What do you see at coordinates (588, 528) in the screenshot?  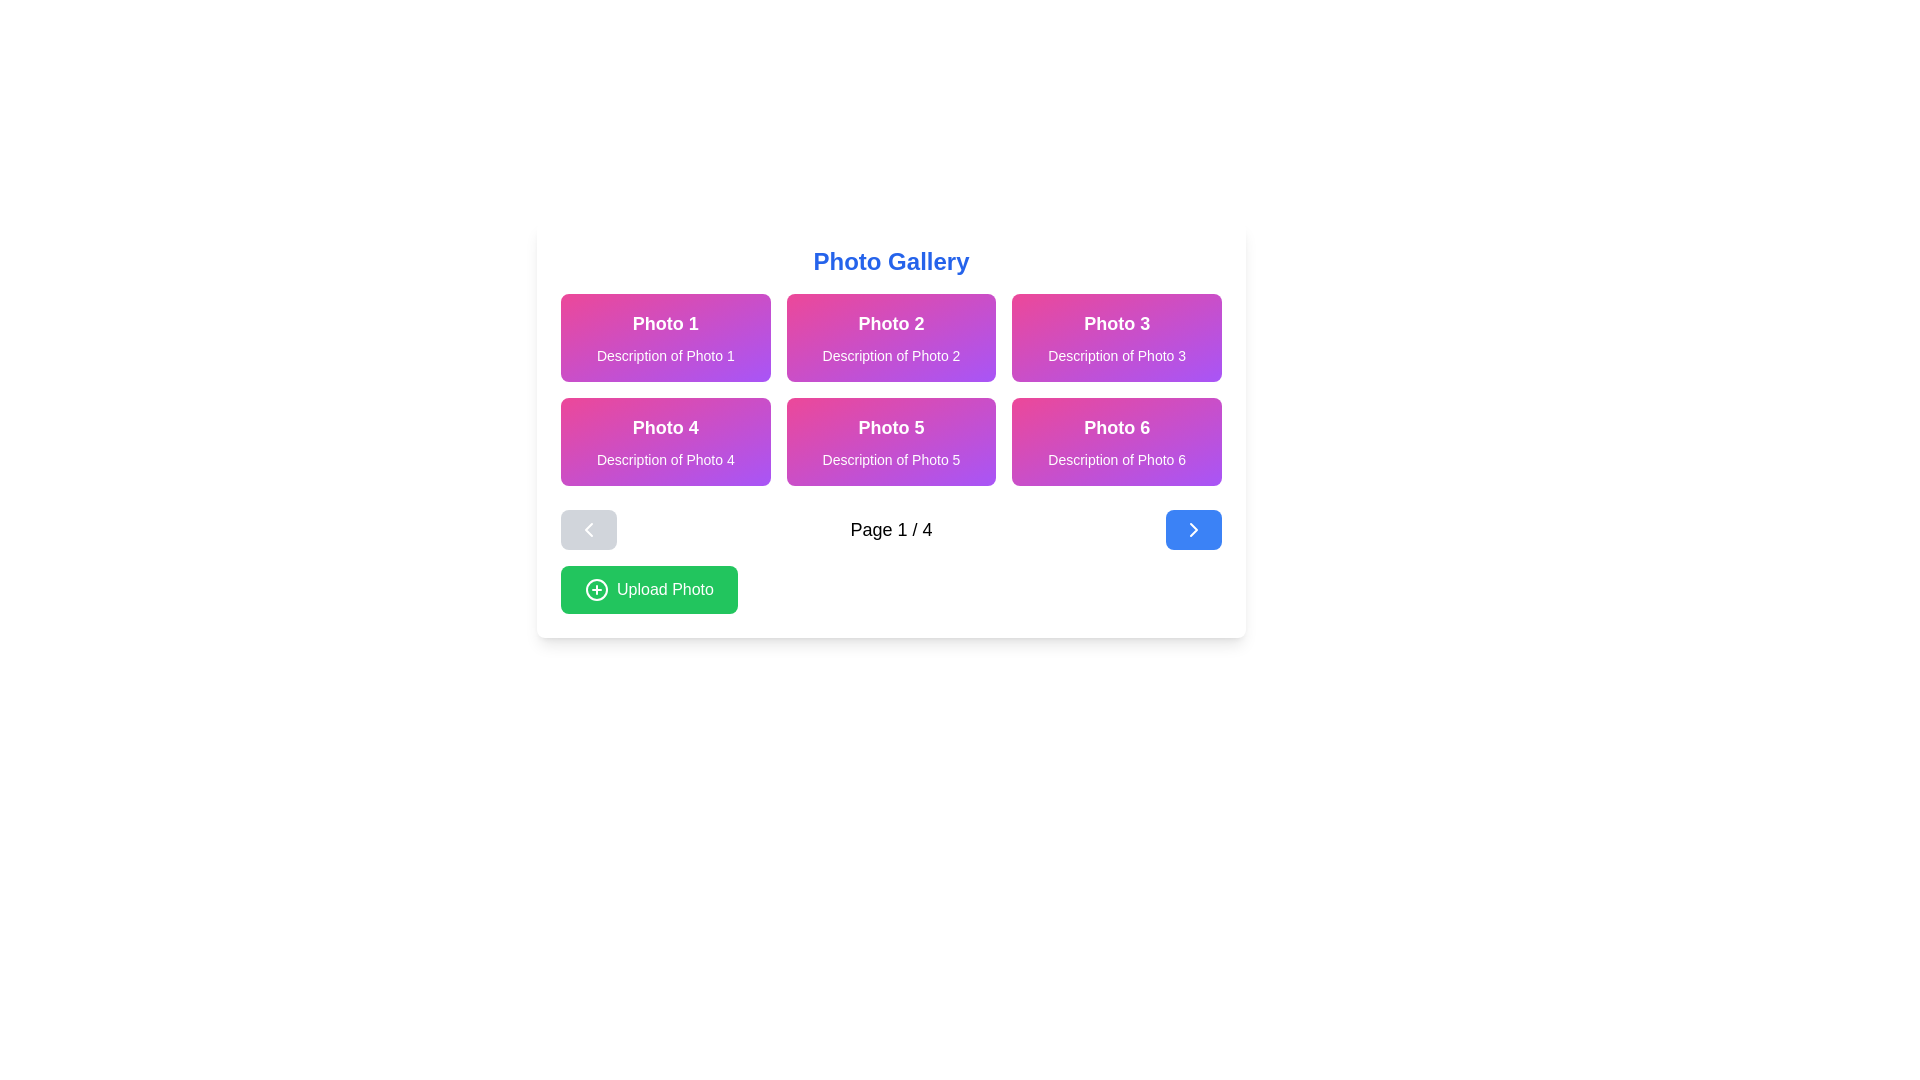 I see `the left navigation button in the pagination control to observe the hover effect, which allows users to navigate to the previous page in the gallery` at bounding box center [588, 528].